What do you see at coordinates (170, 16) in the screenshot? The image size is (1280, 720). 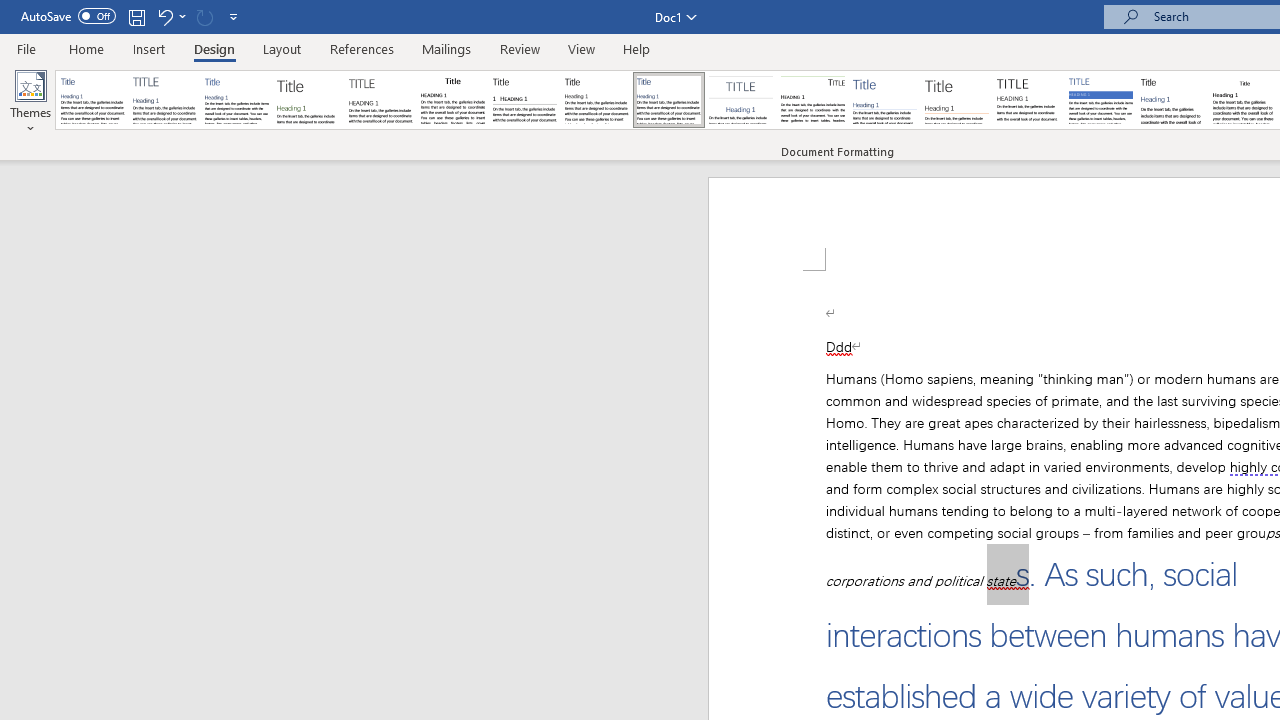 I see `'Undo Outline Move Up'` at bounding box center [170, 16].